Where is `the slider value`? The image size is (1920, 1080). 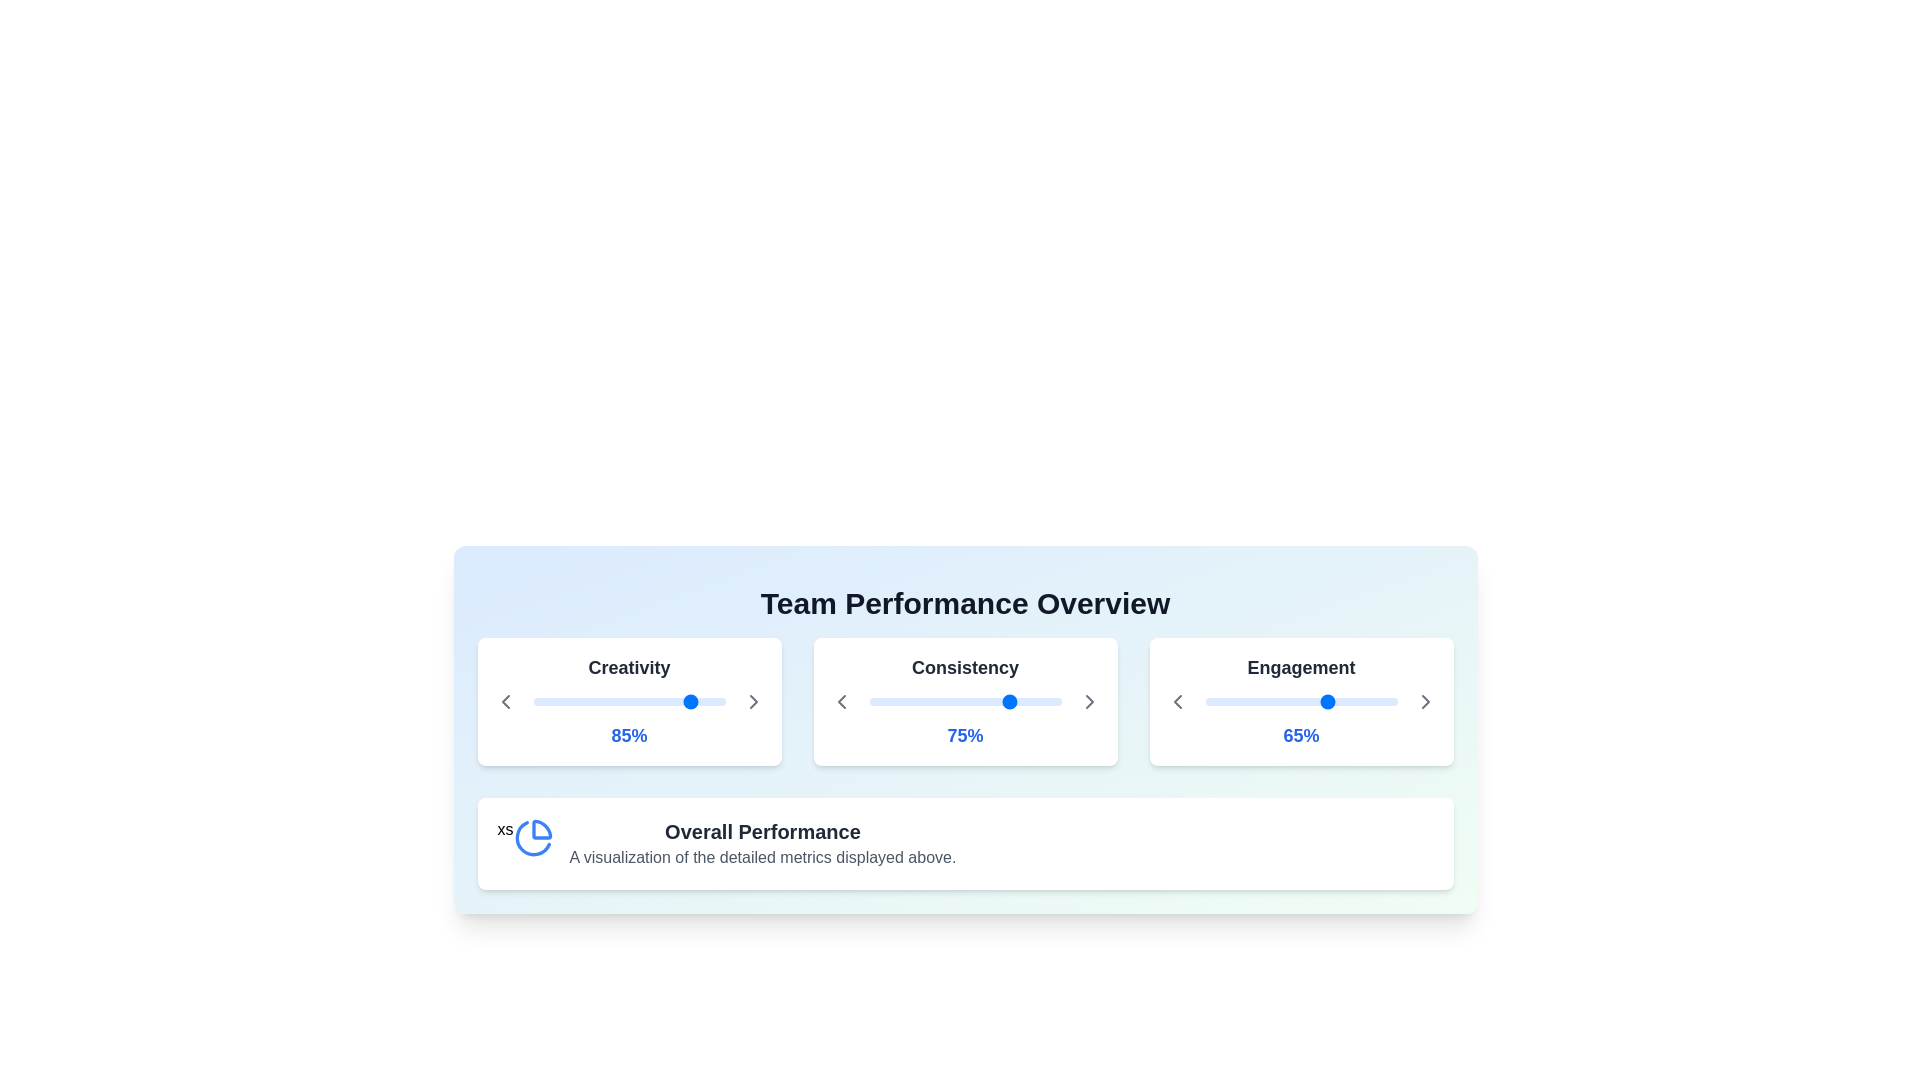
the slider value is located at coordinates (552, 701).